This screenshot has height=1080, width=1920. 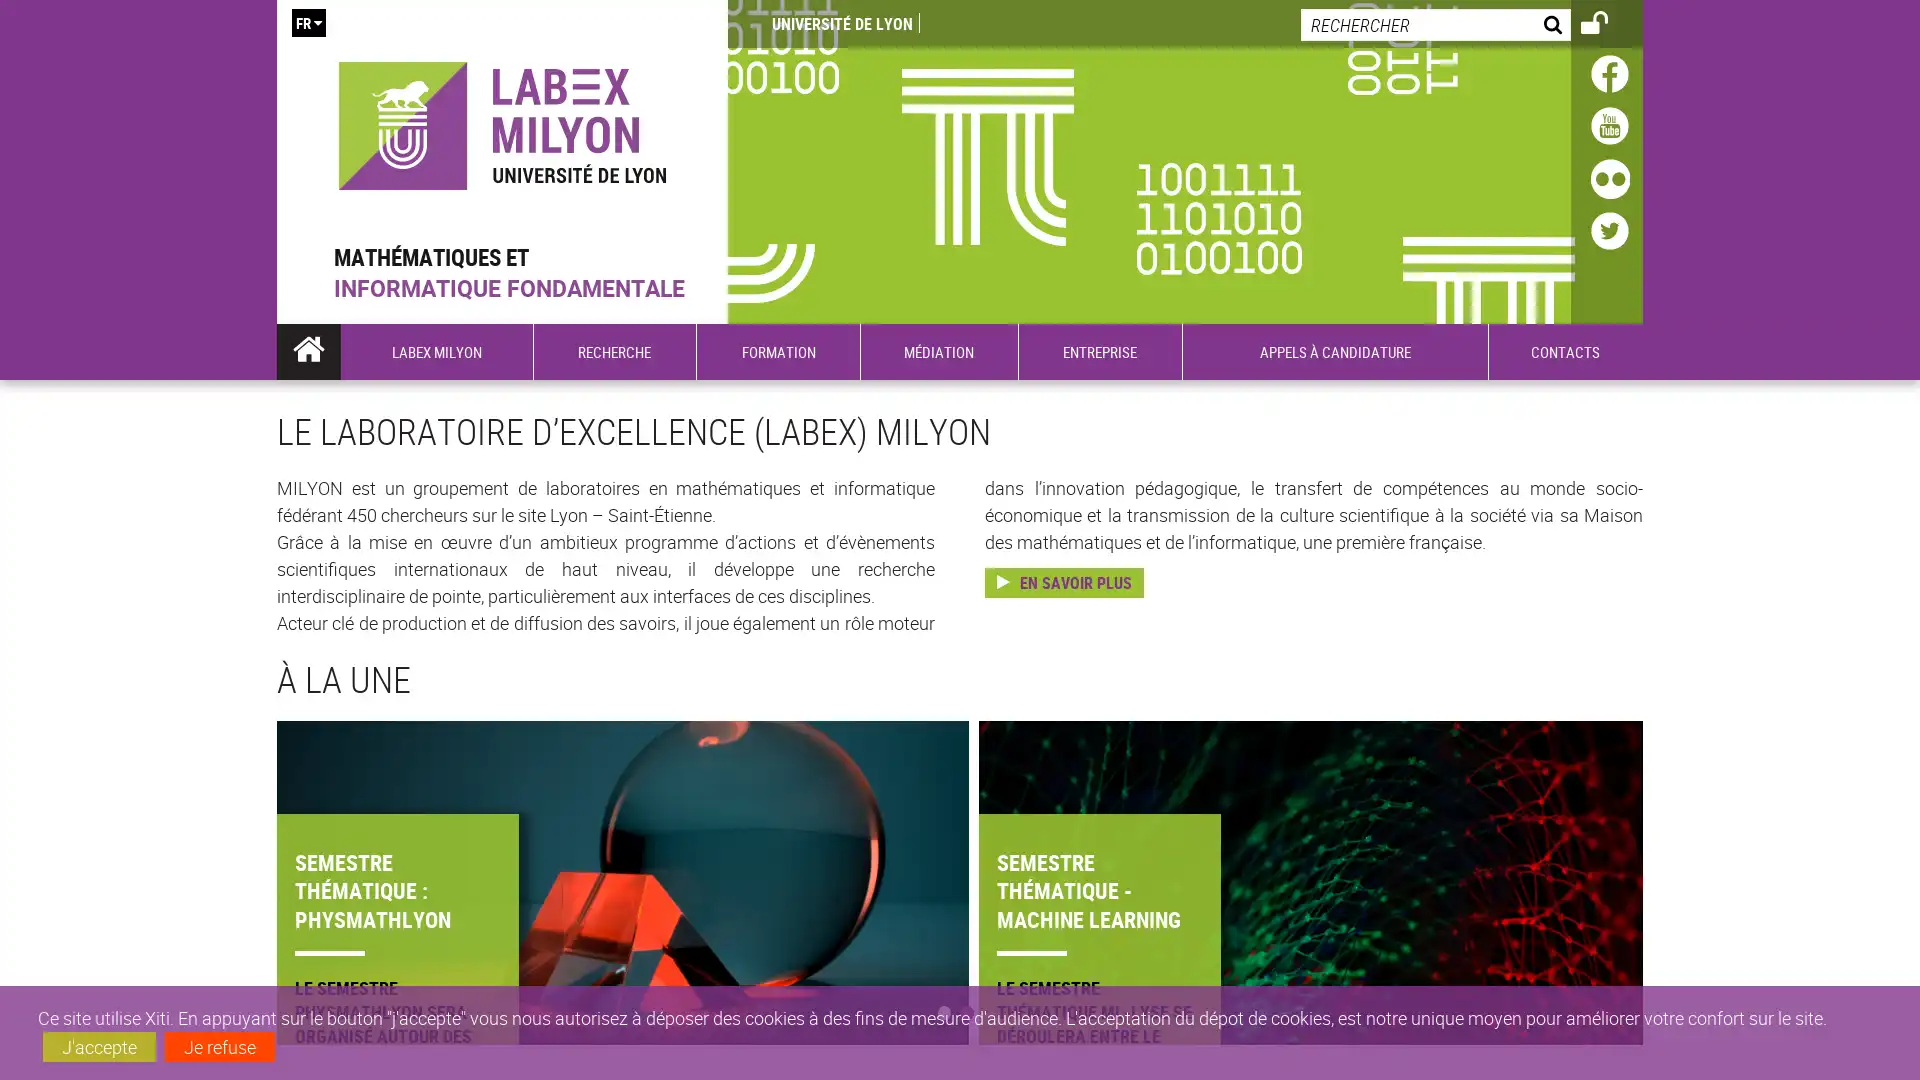 I want to click on FORMATION, so click(x=776, y=350).